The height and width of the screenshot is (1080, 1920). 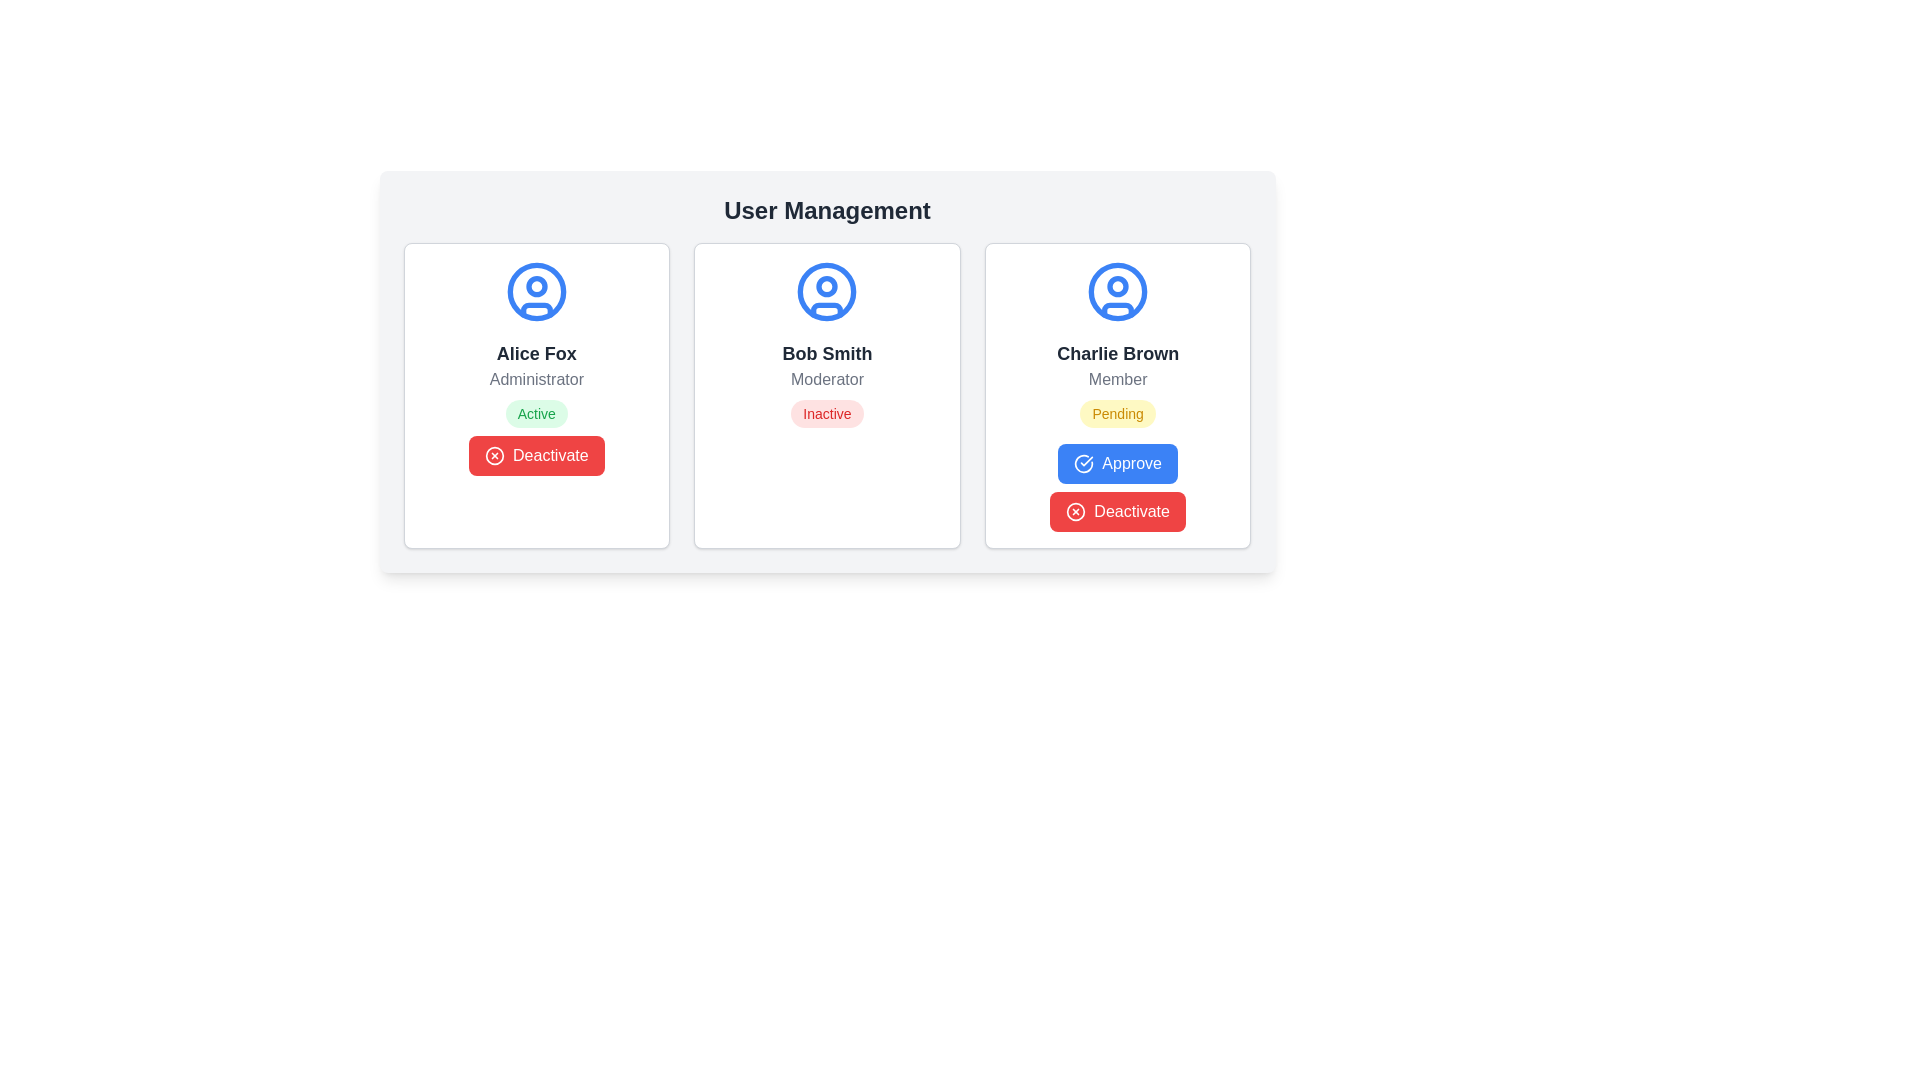 What do you see at coordinates (536, 455) in the screenshot?
I see `the deactivate button located below the 'Active' status tag in the card for 'Alice Fox'` at bounding box center [536, 455].